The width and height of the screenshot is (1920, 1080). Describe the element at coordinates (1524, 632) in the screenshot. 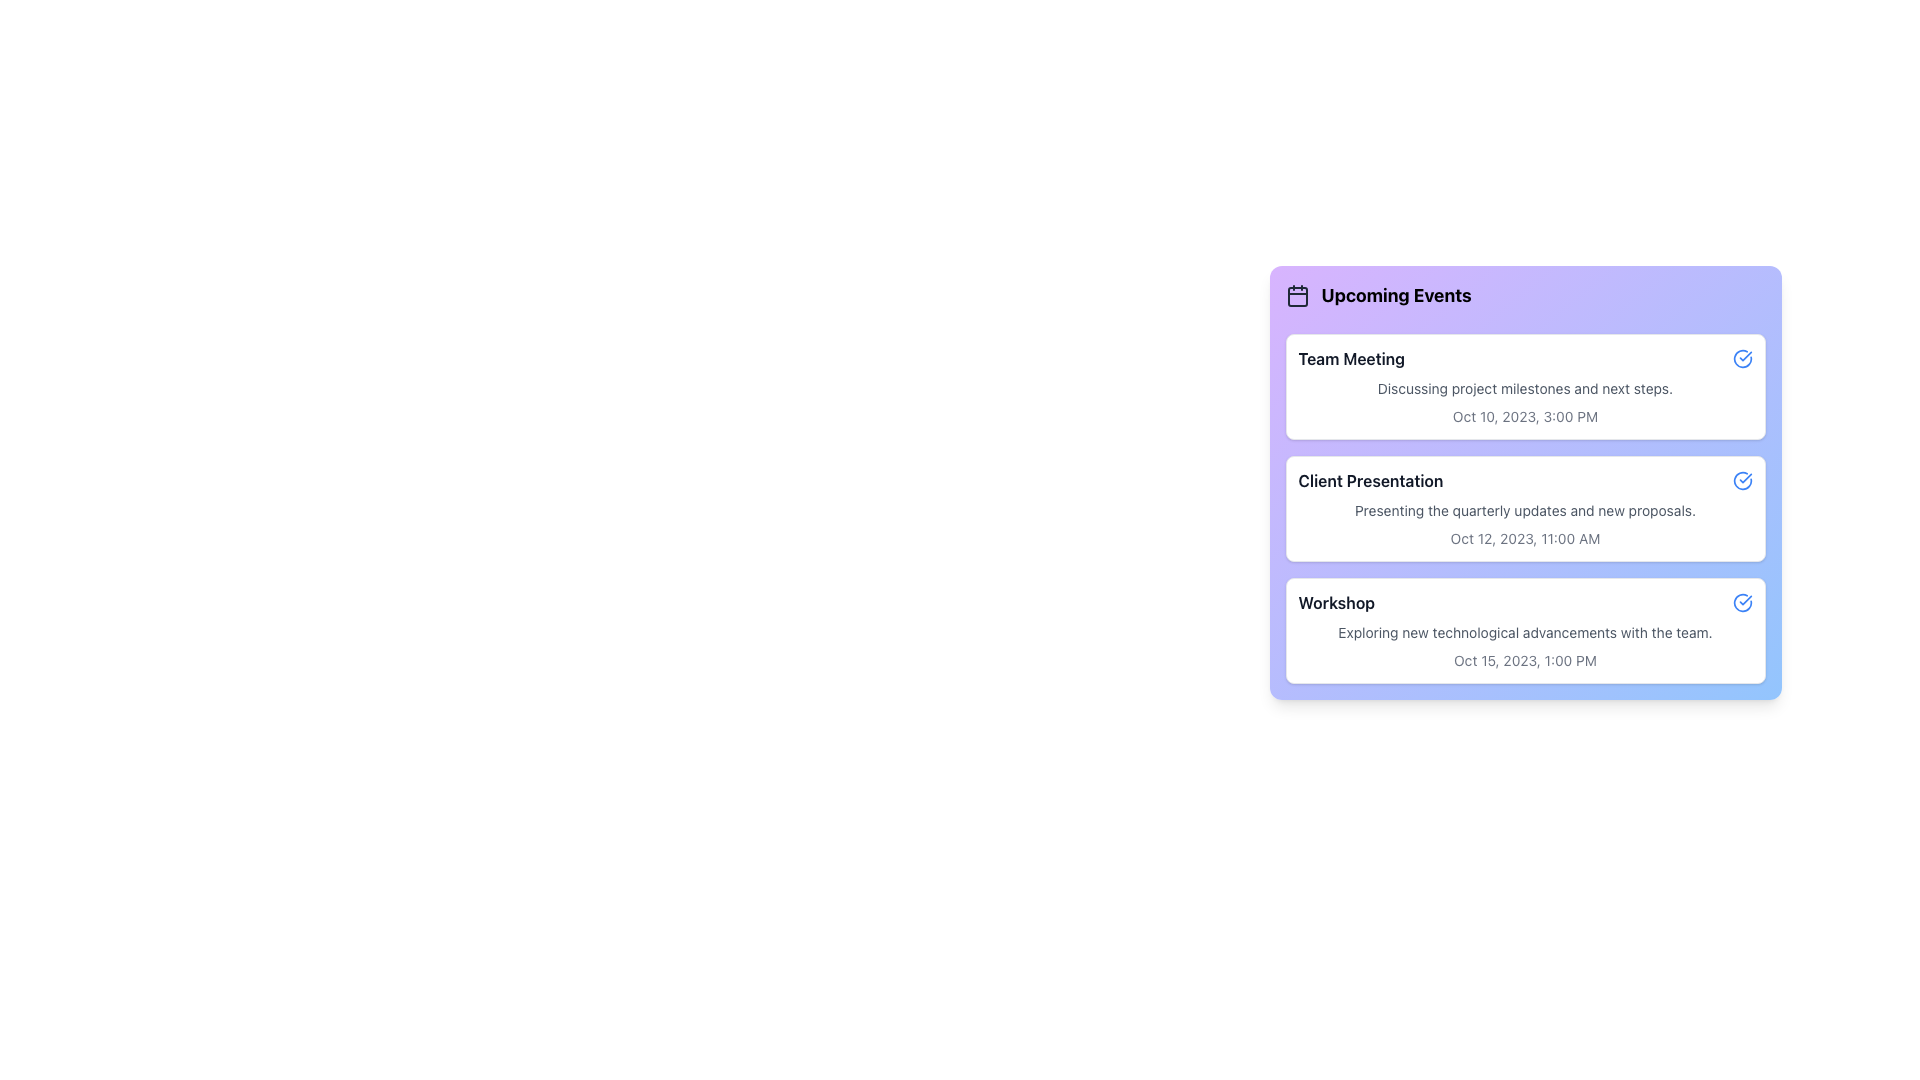

I see `the second line of text within the 'Workshop' card that provides descriptive information about the event` at that location.